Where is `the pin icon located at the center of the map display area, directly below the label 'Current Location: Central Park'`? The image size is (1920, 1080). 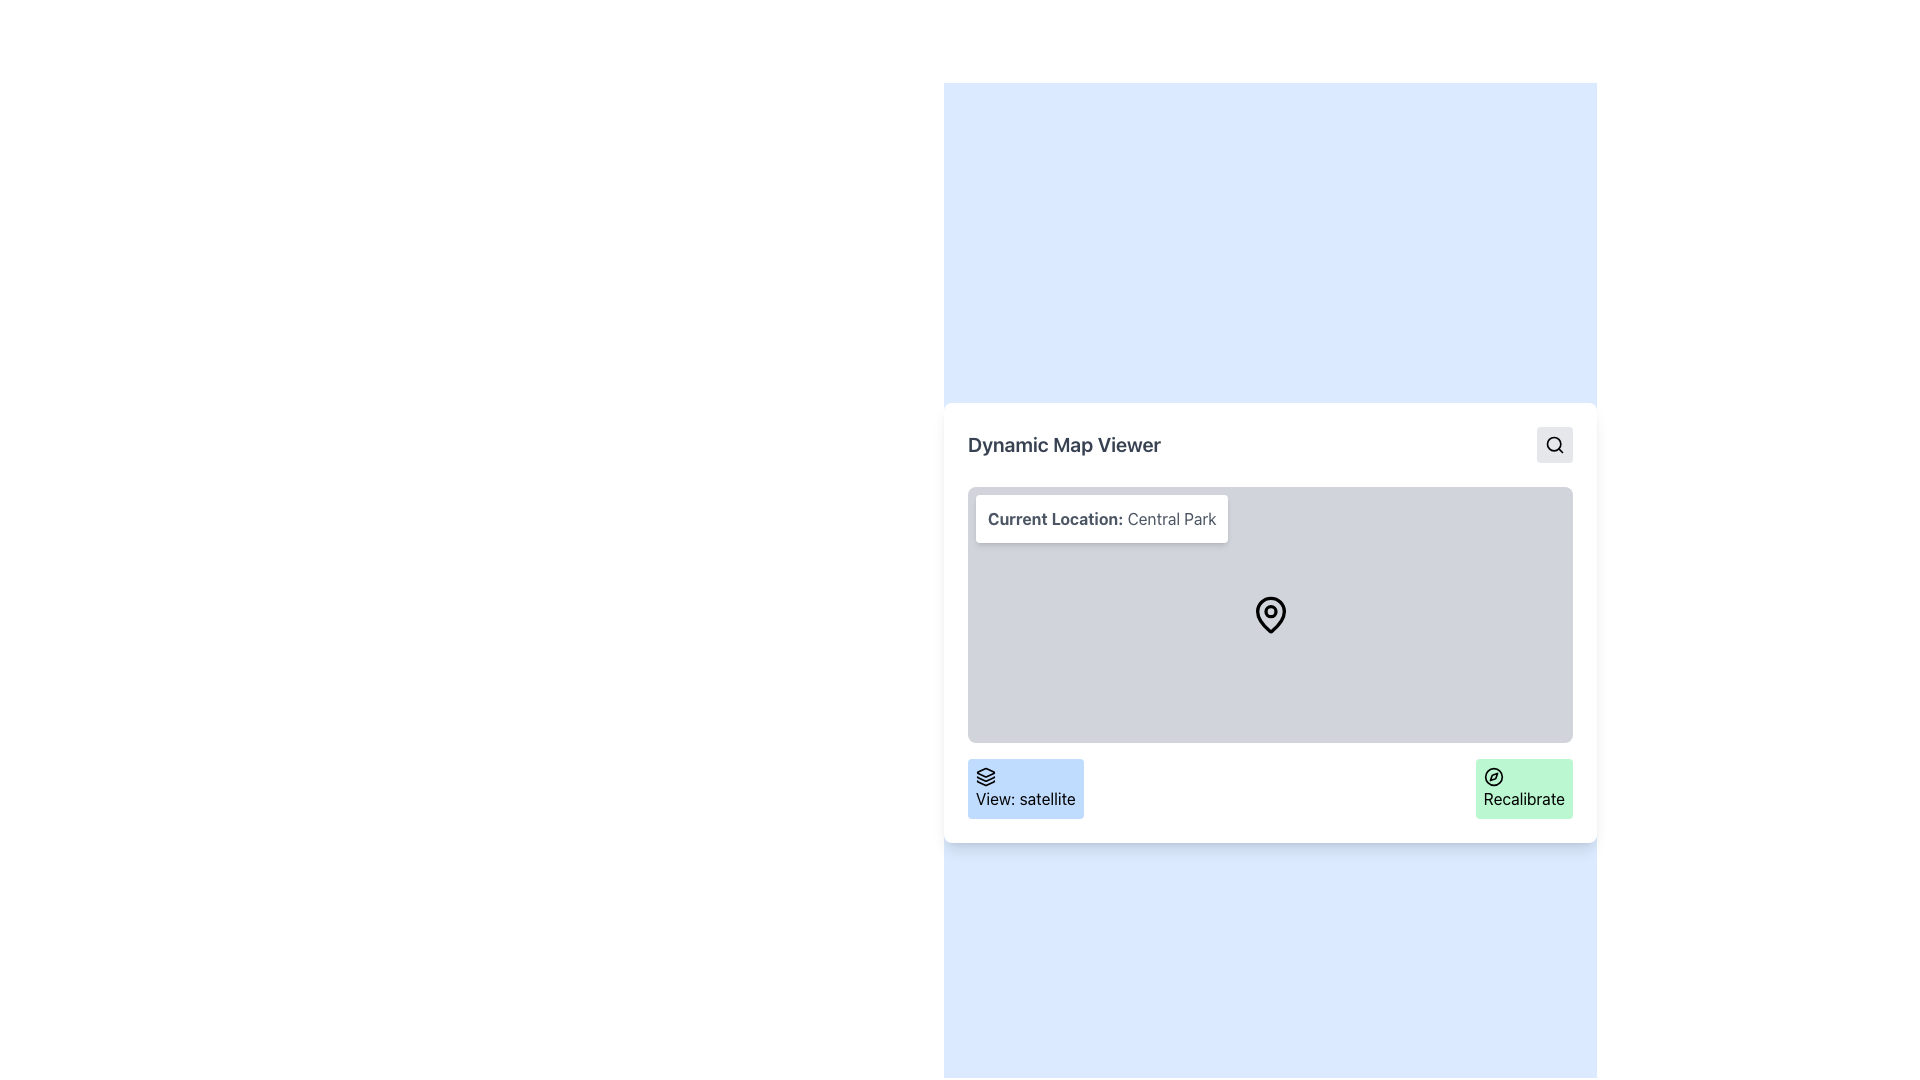
the pin icon located at the center of the map display area, directly below the label 'Current Location: Central Park' is located at coordinates (1269, 613).